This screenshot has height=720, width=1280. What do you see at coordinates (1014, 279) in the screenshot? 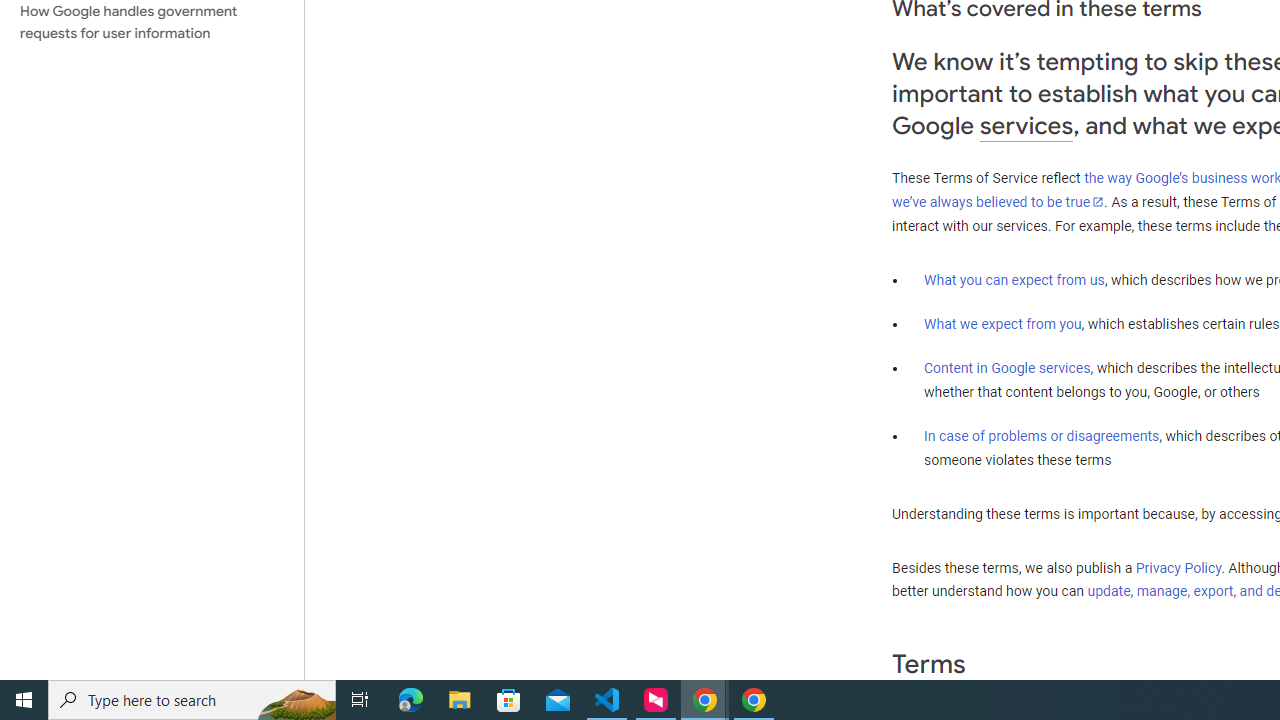
I see `'What you can expect from us'` at bounding box center [1014, 279].